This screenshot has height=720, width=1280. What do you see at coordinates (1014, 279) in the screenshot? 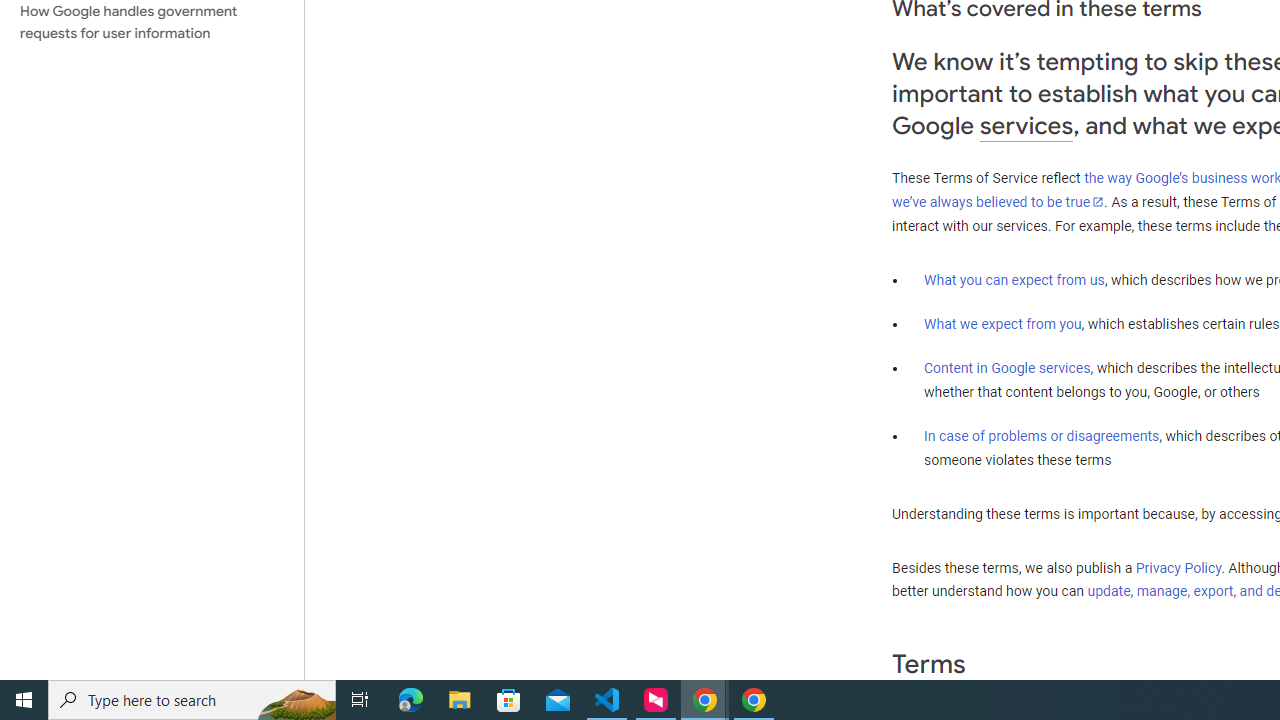
I see `'What you can expect from us'` at bounding box center [1014, 279].